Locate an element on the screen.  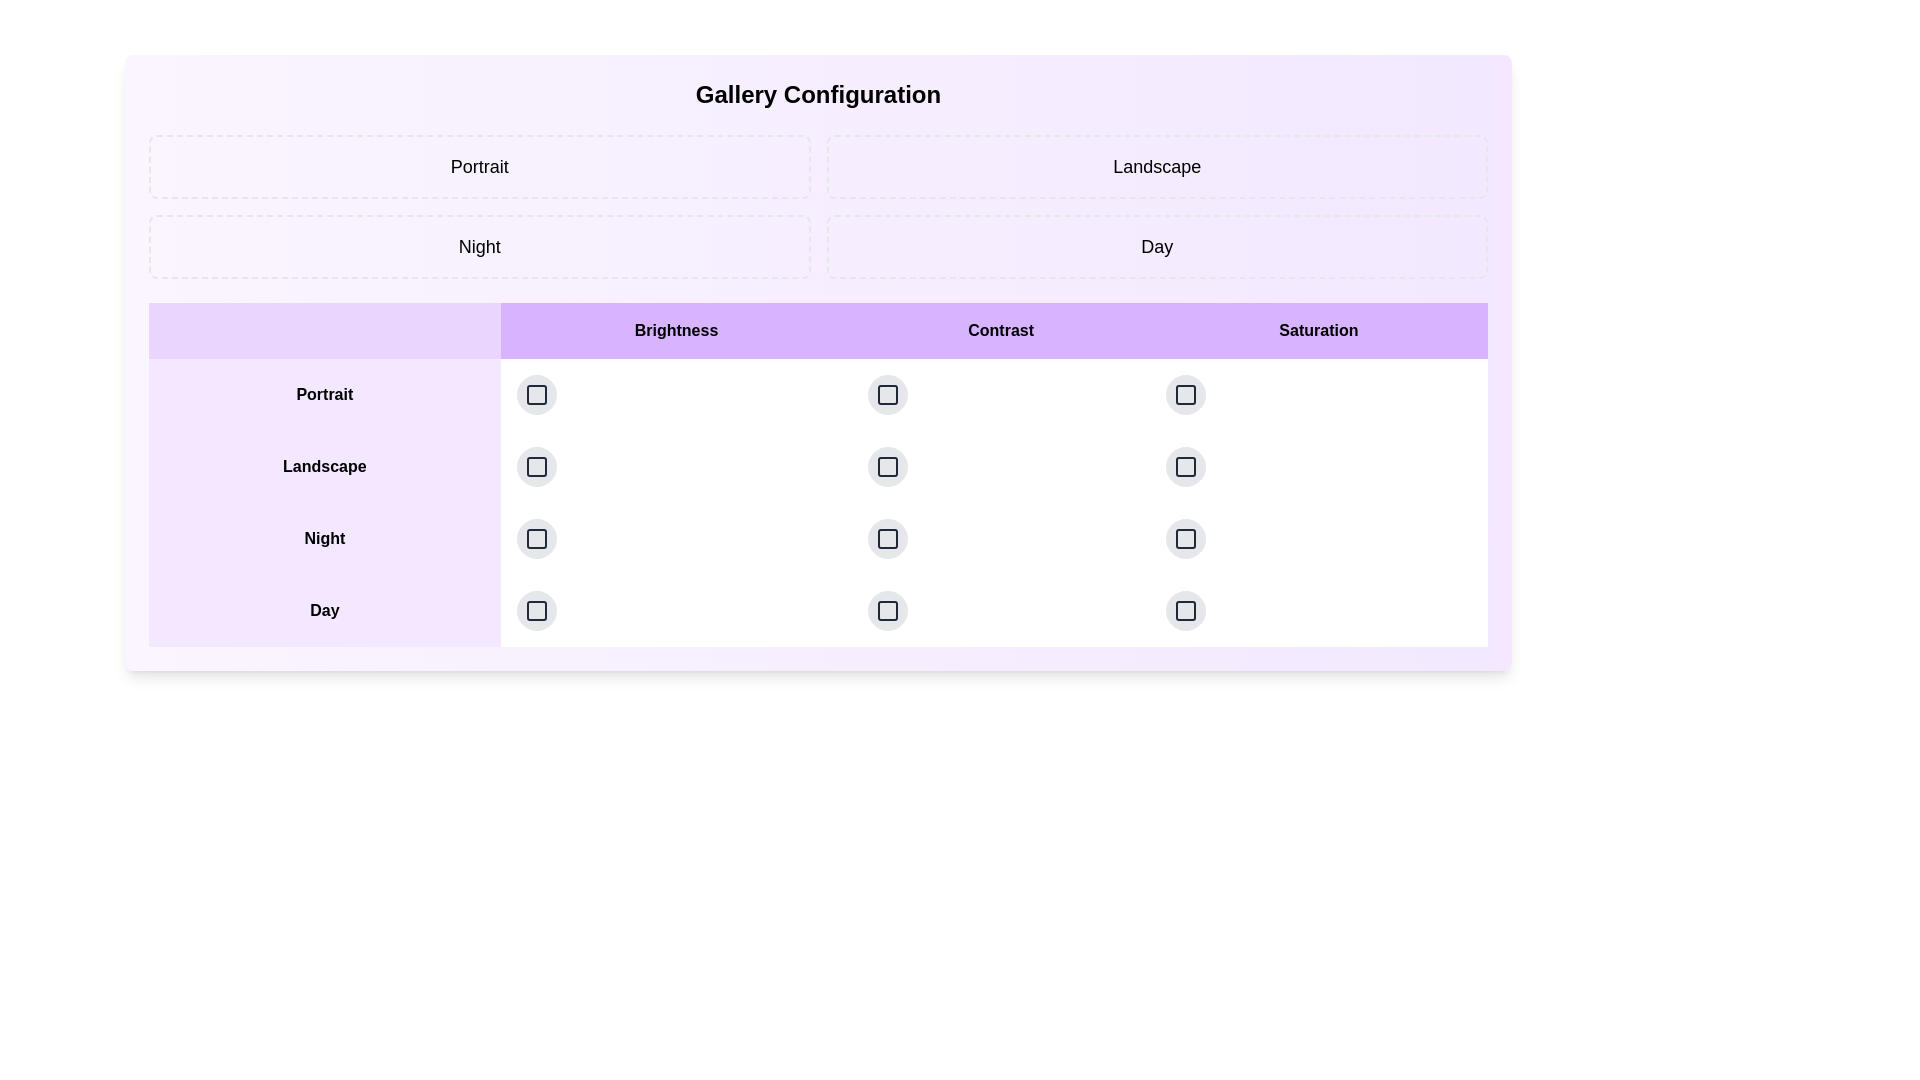
the small square checkbox with rounded corners located in the third row and last column of the grid is located at coordinates (1185, 466).